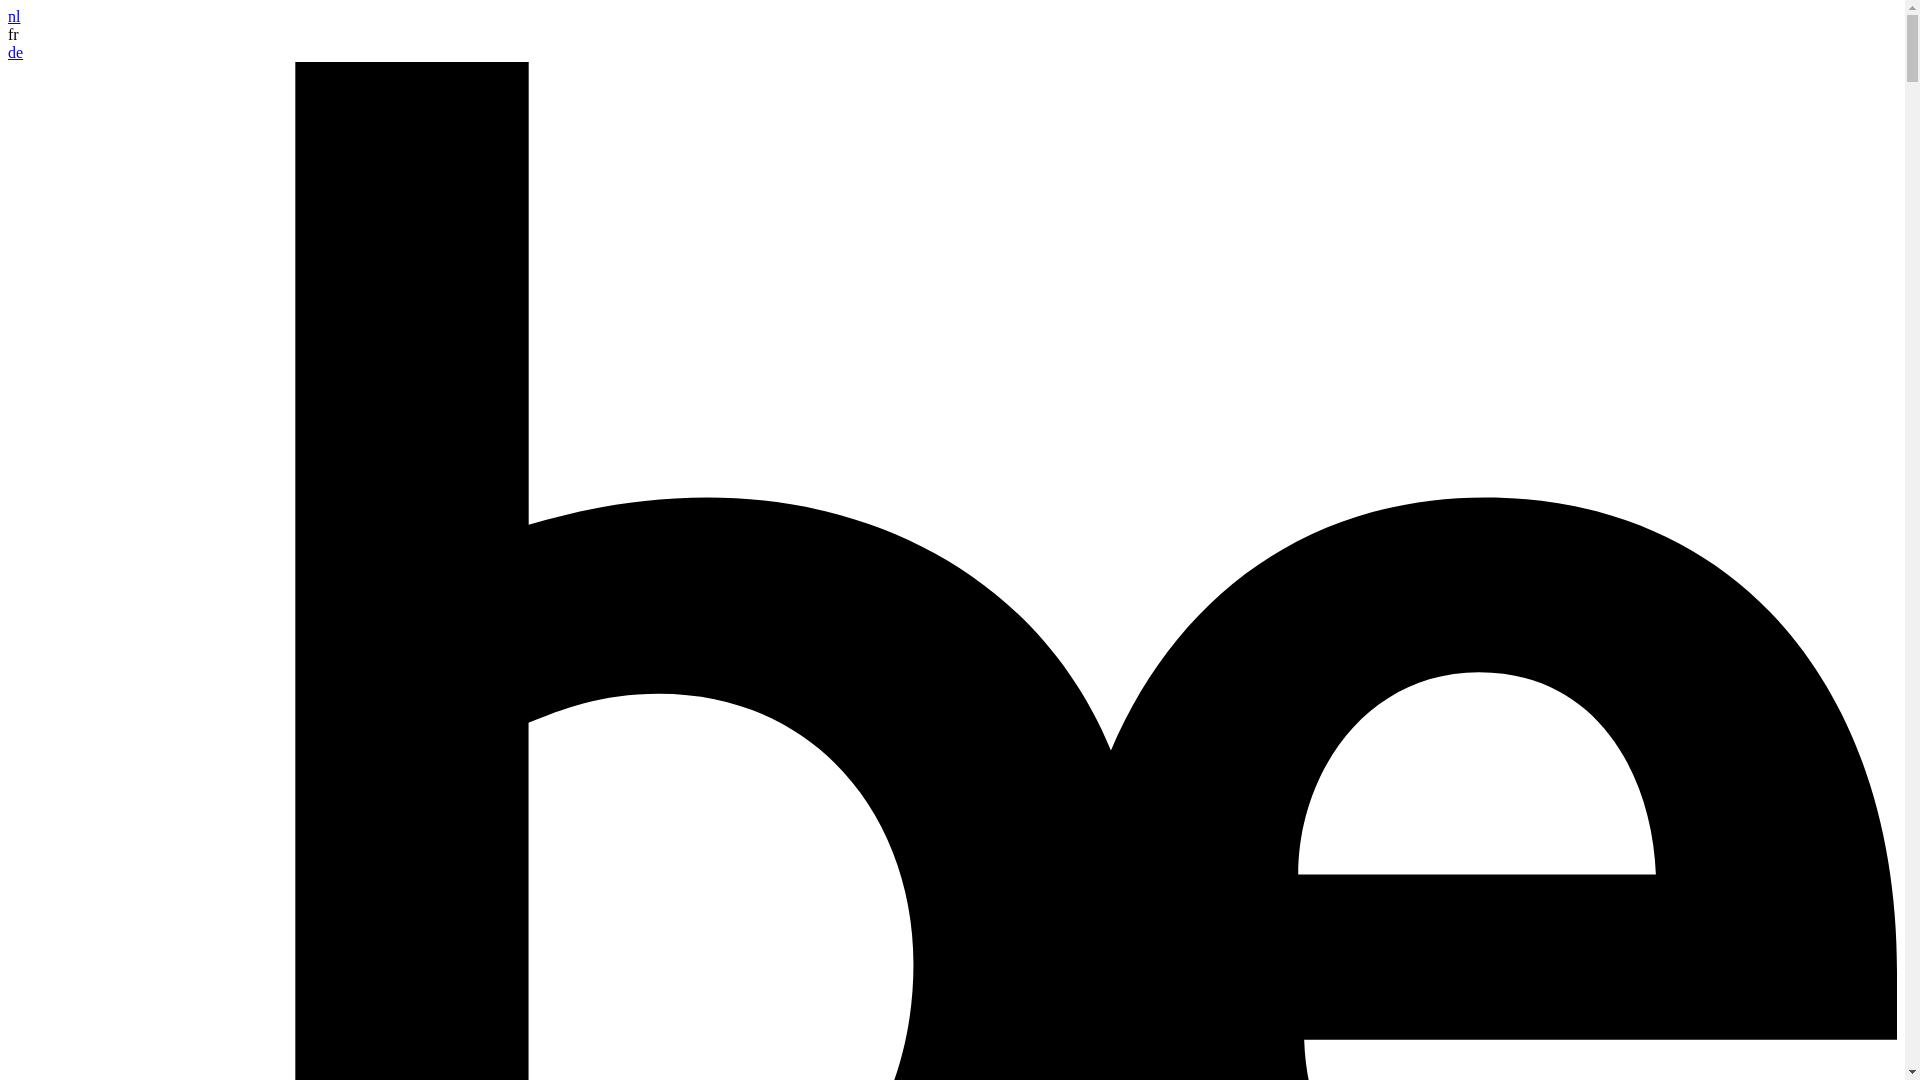  I want to click on 'de', so click(8, 51).